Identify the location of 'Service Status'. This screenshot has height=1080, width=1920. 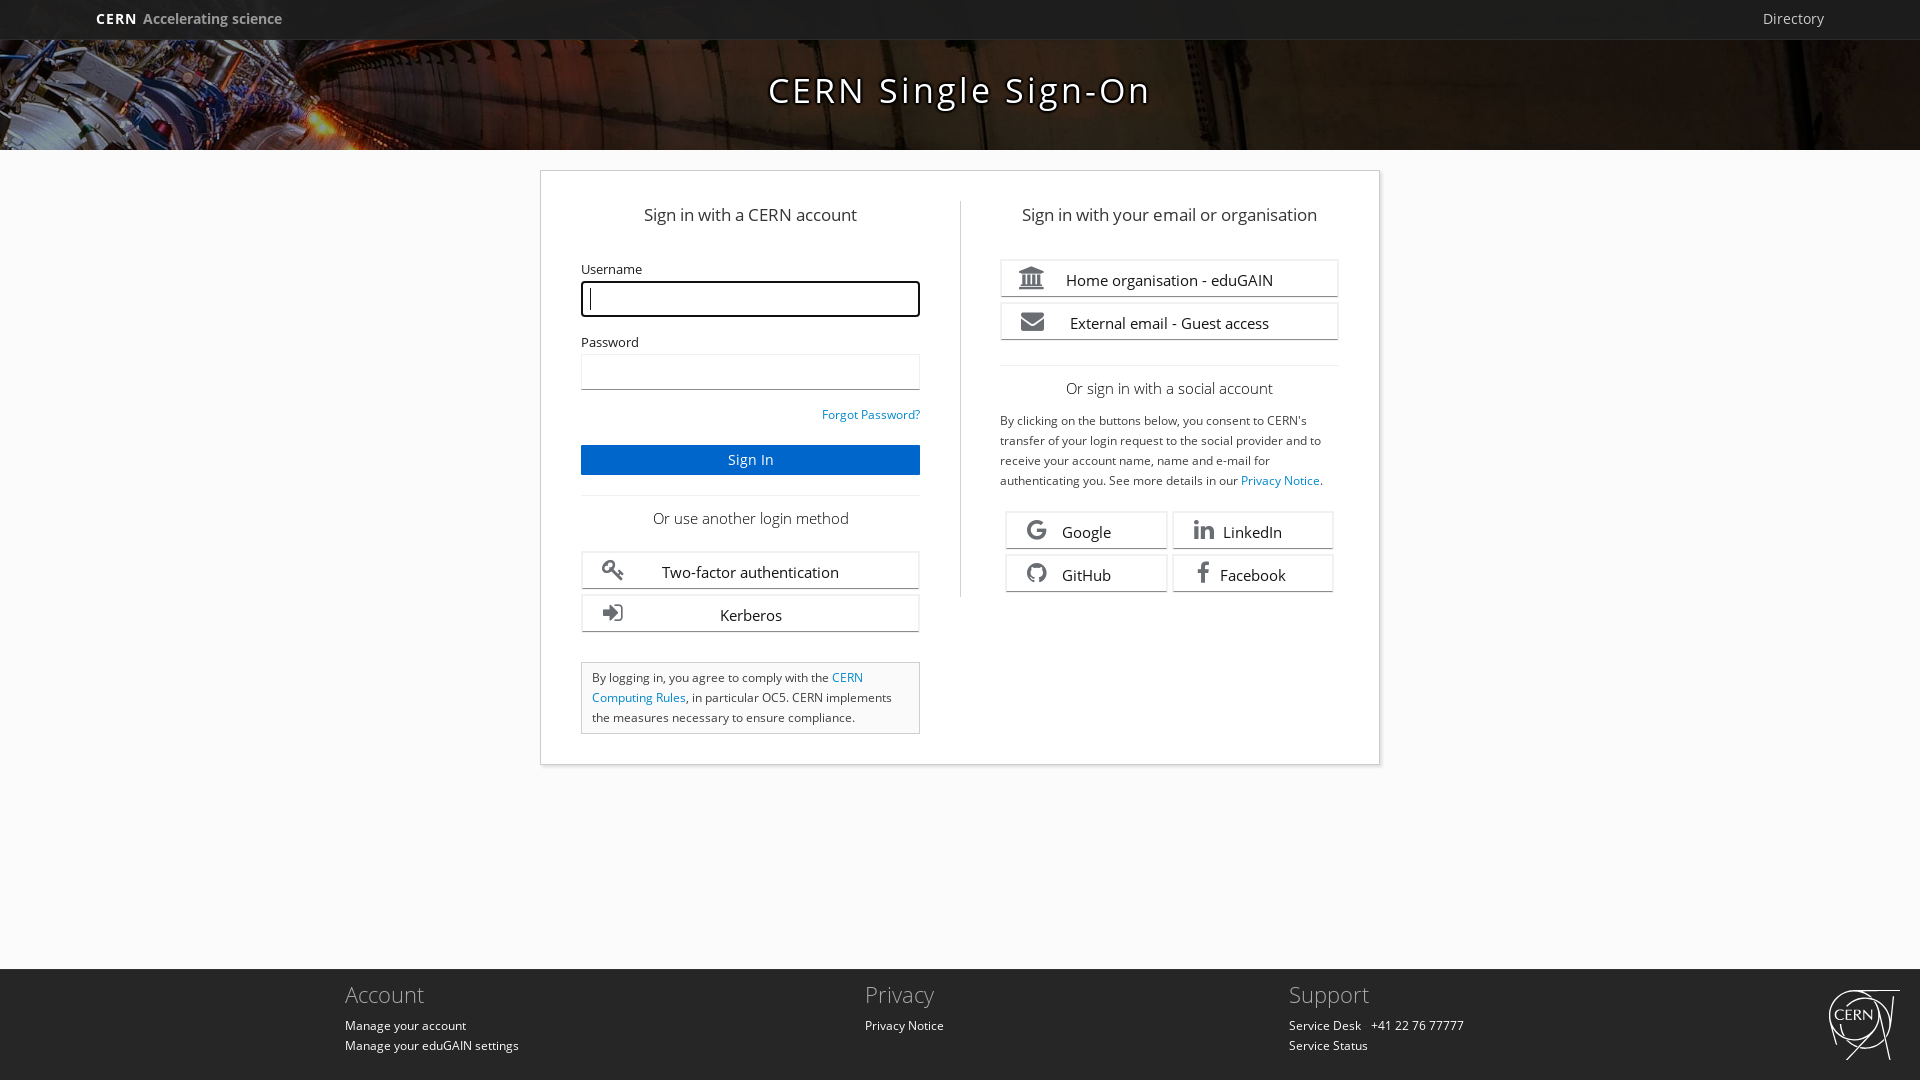
(1289, 1044).